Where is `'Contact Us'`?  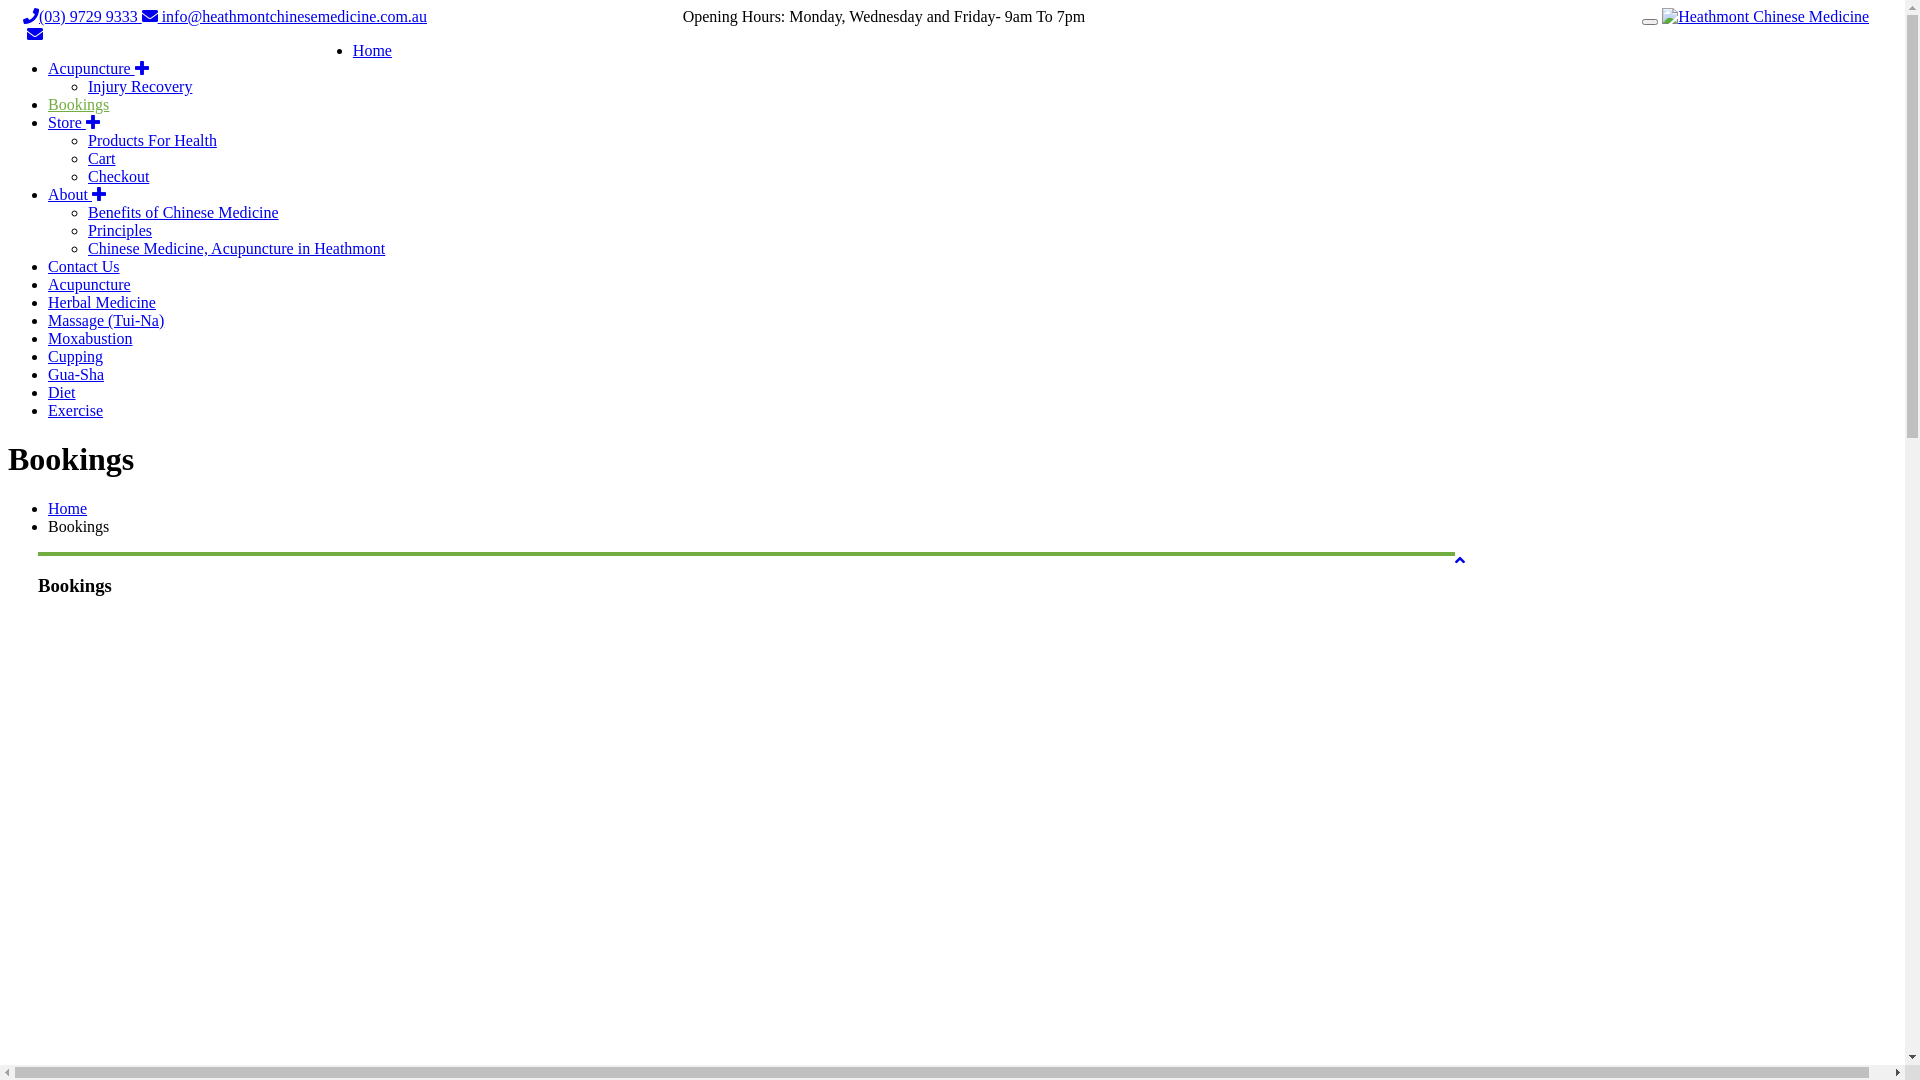 'Contact Us' is located at coordinates (48, 265).